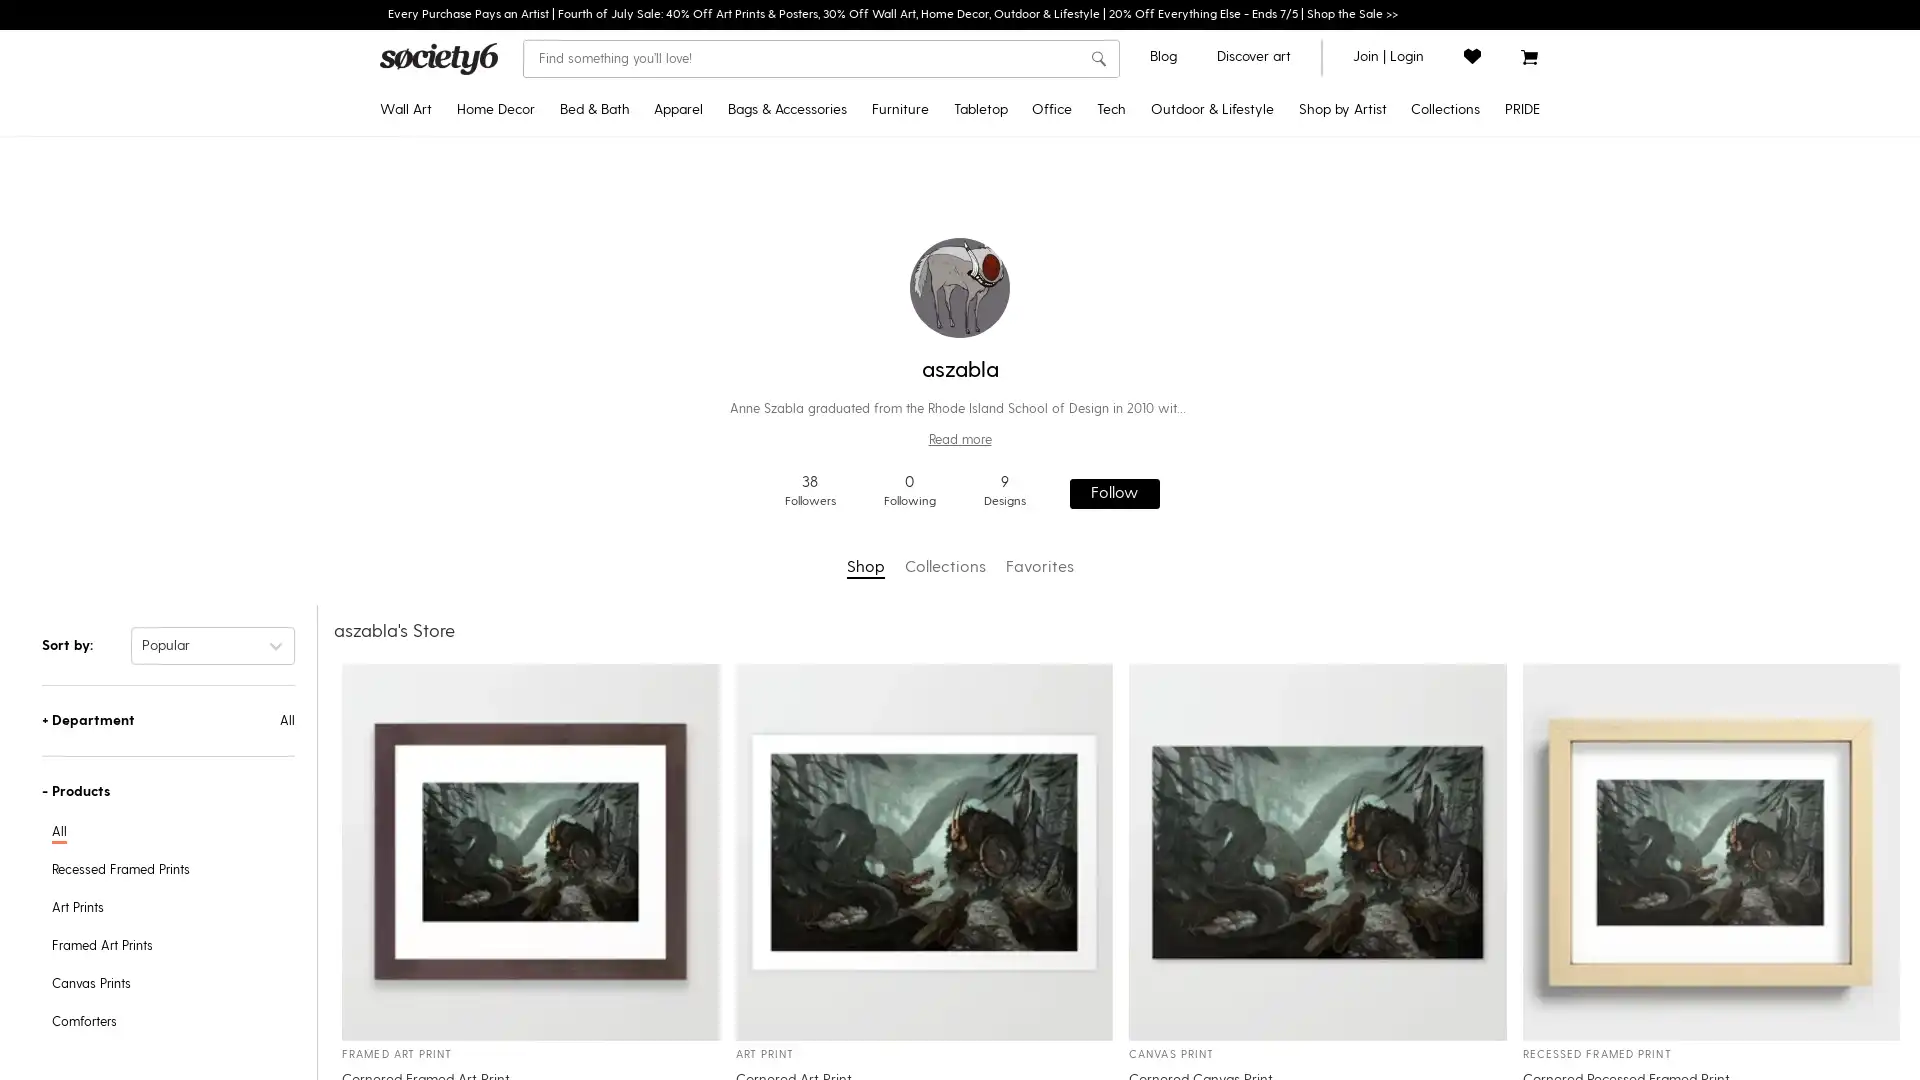 The image size is (1920, 1080). I want to click on Table Runners, so click(1017, 256).